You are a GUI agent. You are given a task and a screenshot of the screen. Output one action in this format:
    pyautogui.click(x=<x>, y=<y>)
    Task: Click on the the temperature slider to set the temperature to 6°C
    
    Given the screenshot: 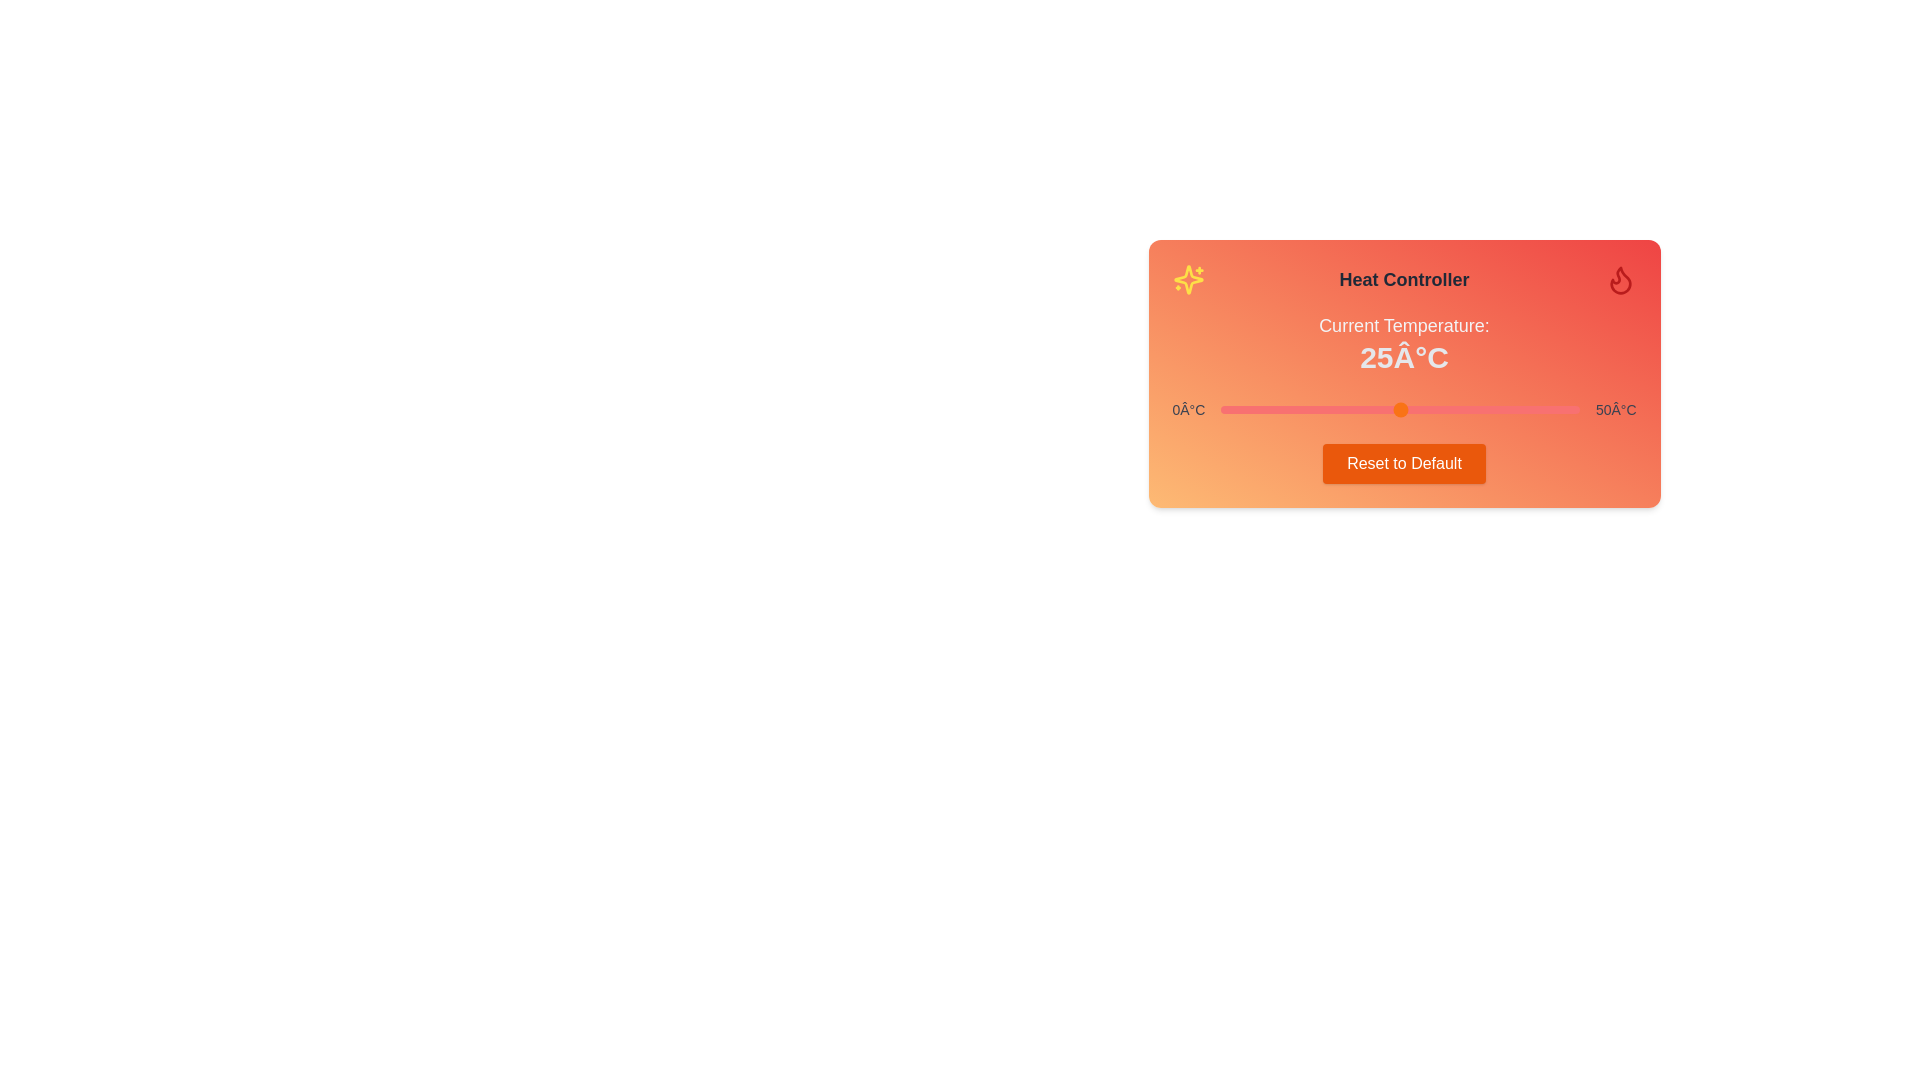 What is the action you would take?
    pyautogui.click(x=1262, y=408)
    